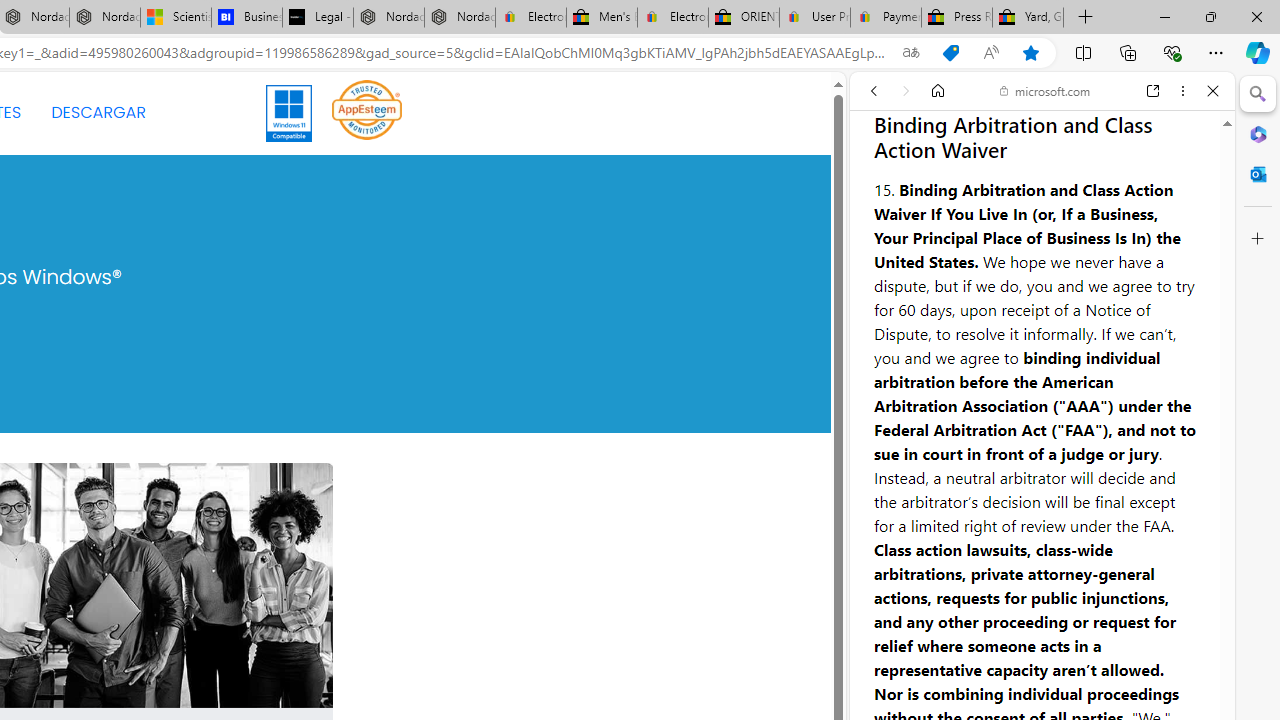 The height and width of the screenshot is (720, 1280). I want to click on 'microsoft.com', so click(1044, 91).